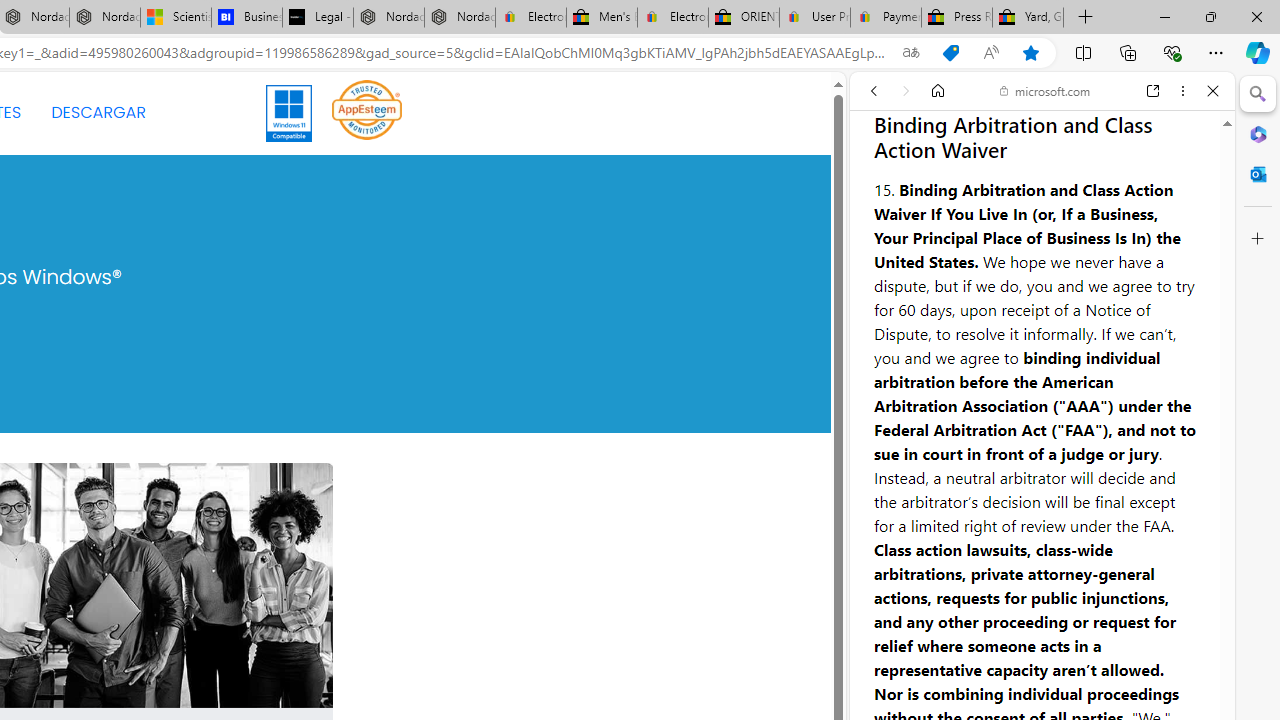 The height and width of the screenshot is (720, 1280). I want to click on 'microsoft.com', so click(1044, 91).